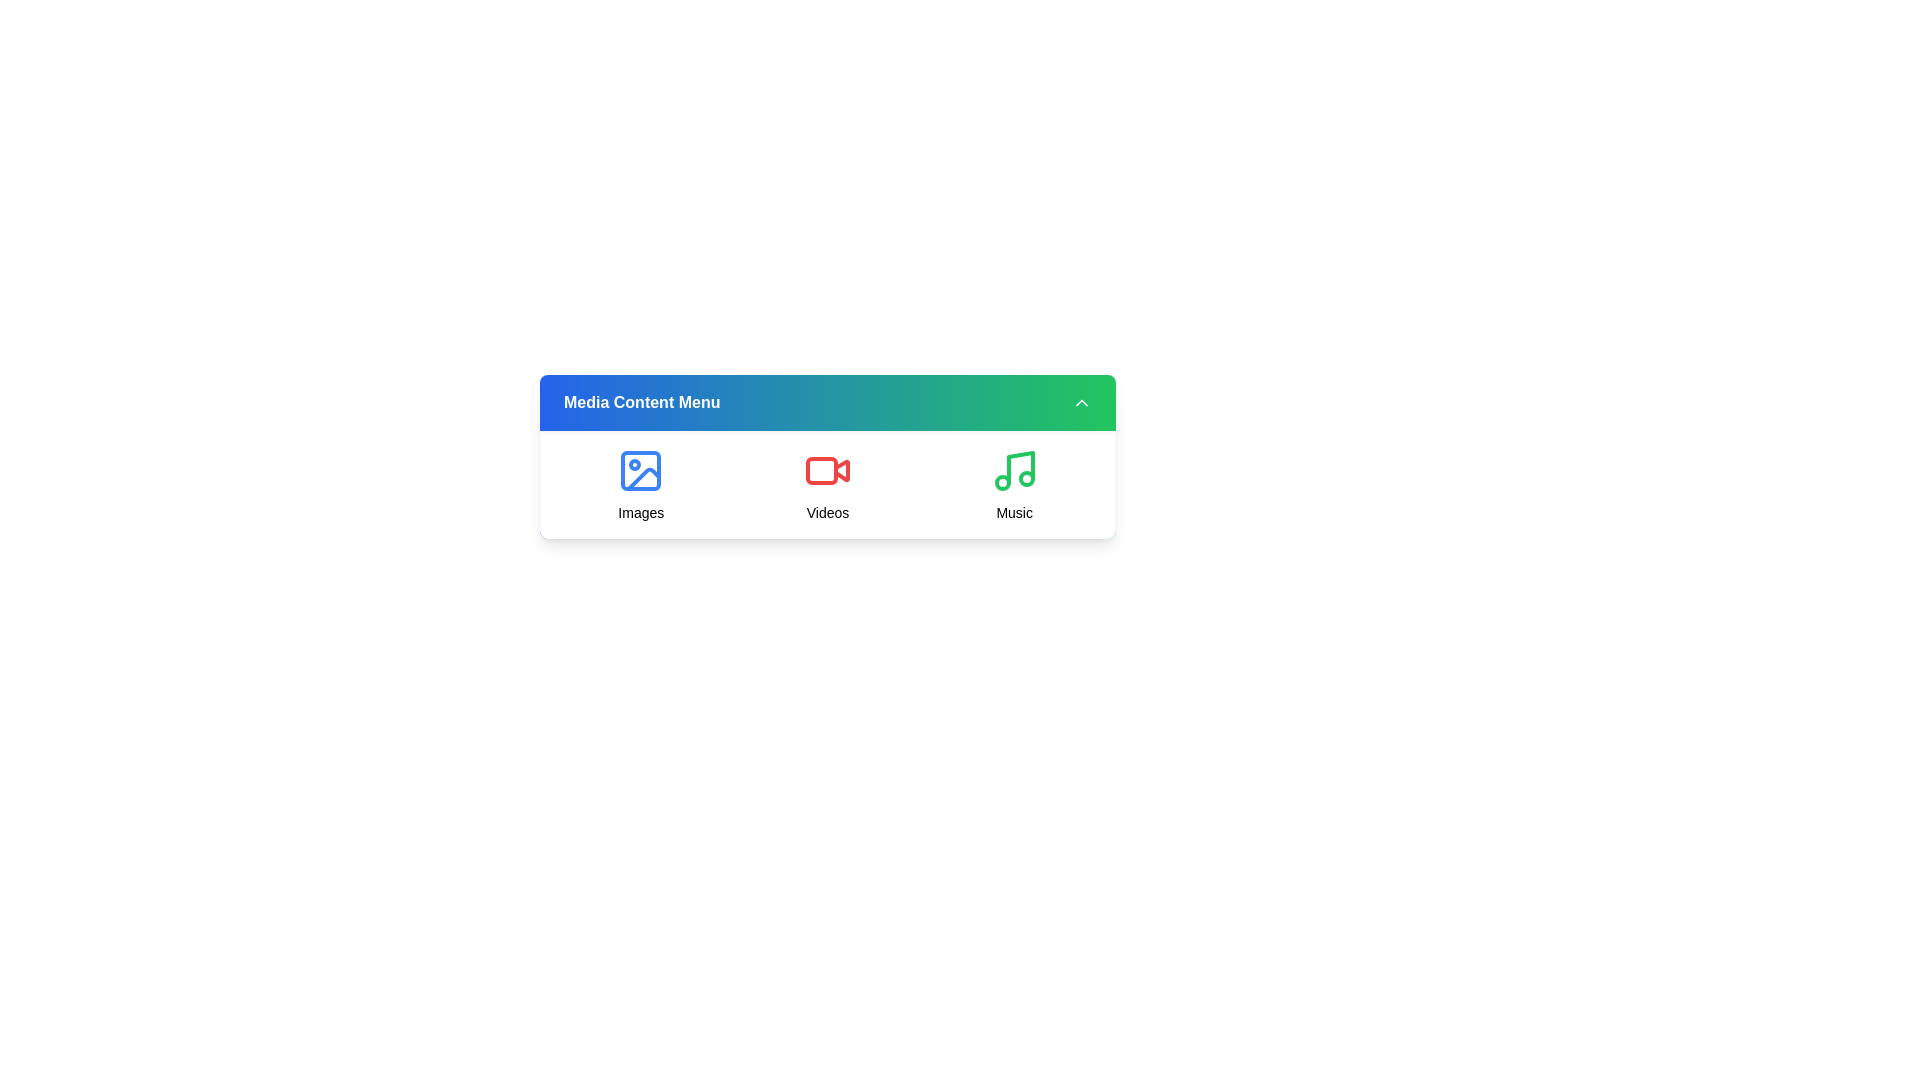 The height and width of the screenshot is (1080, 1920). Describe the element at coordinates (828, 485) in the screenshot. I see `the media option icon for Videos` at that location.